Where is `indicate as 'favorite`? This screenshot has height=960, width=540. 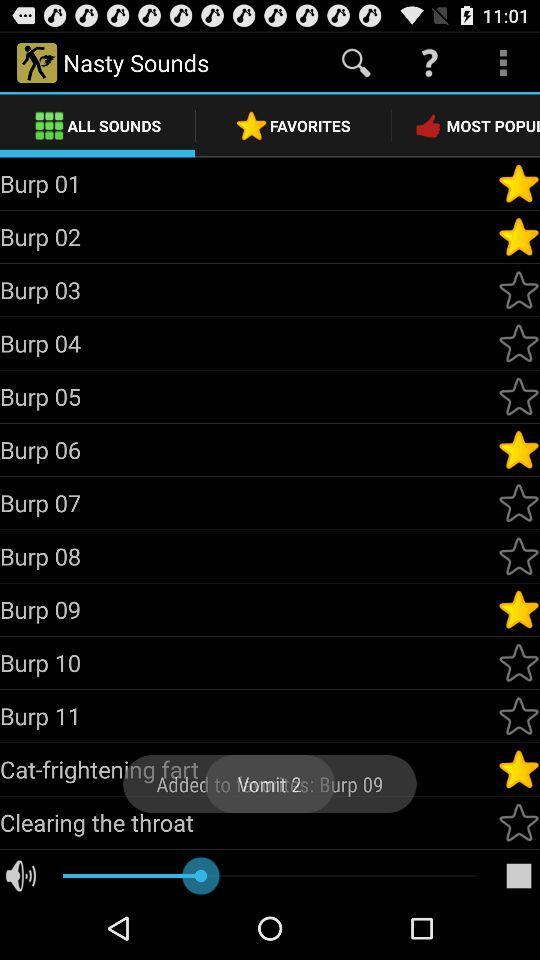 indicate as 'favorite is located at coordinates (518, 608).